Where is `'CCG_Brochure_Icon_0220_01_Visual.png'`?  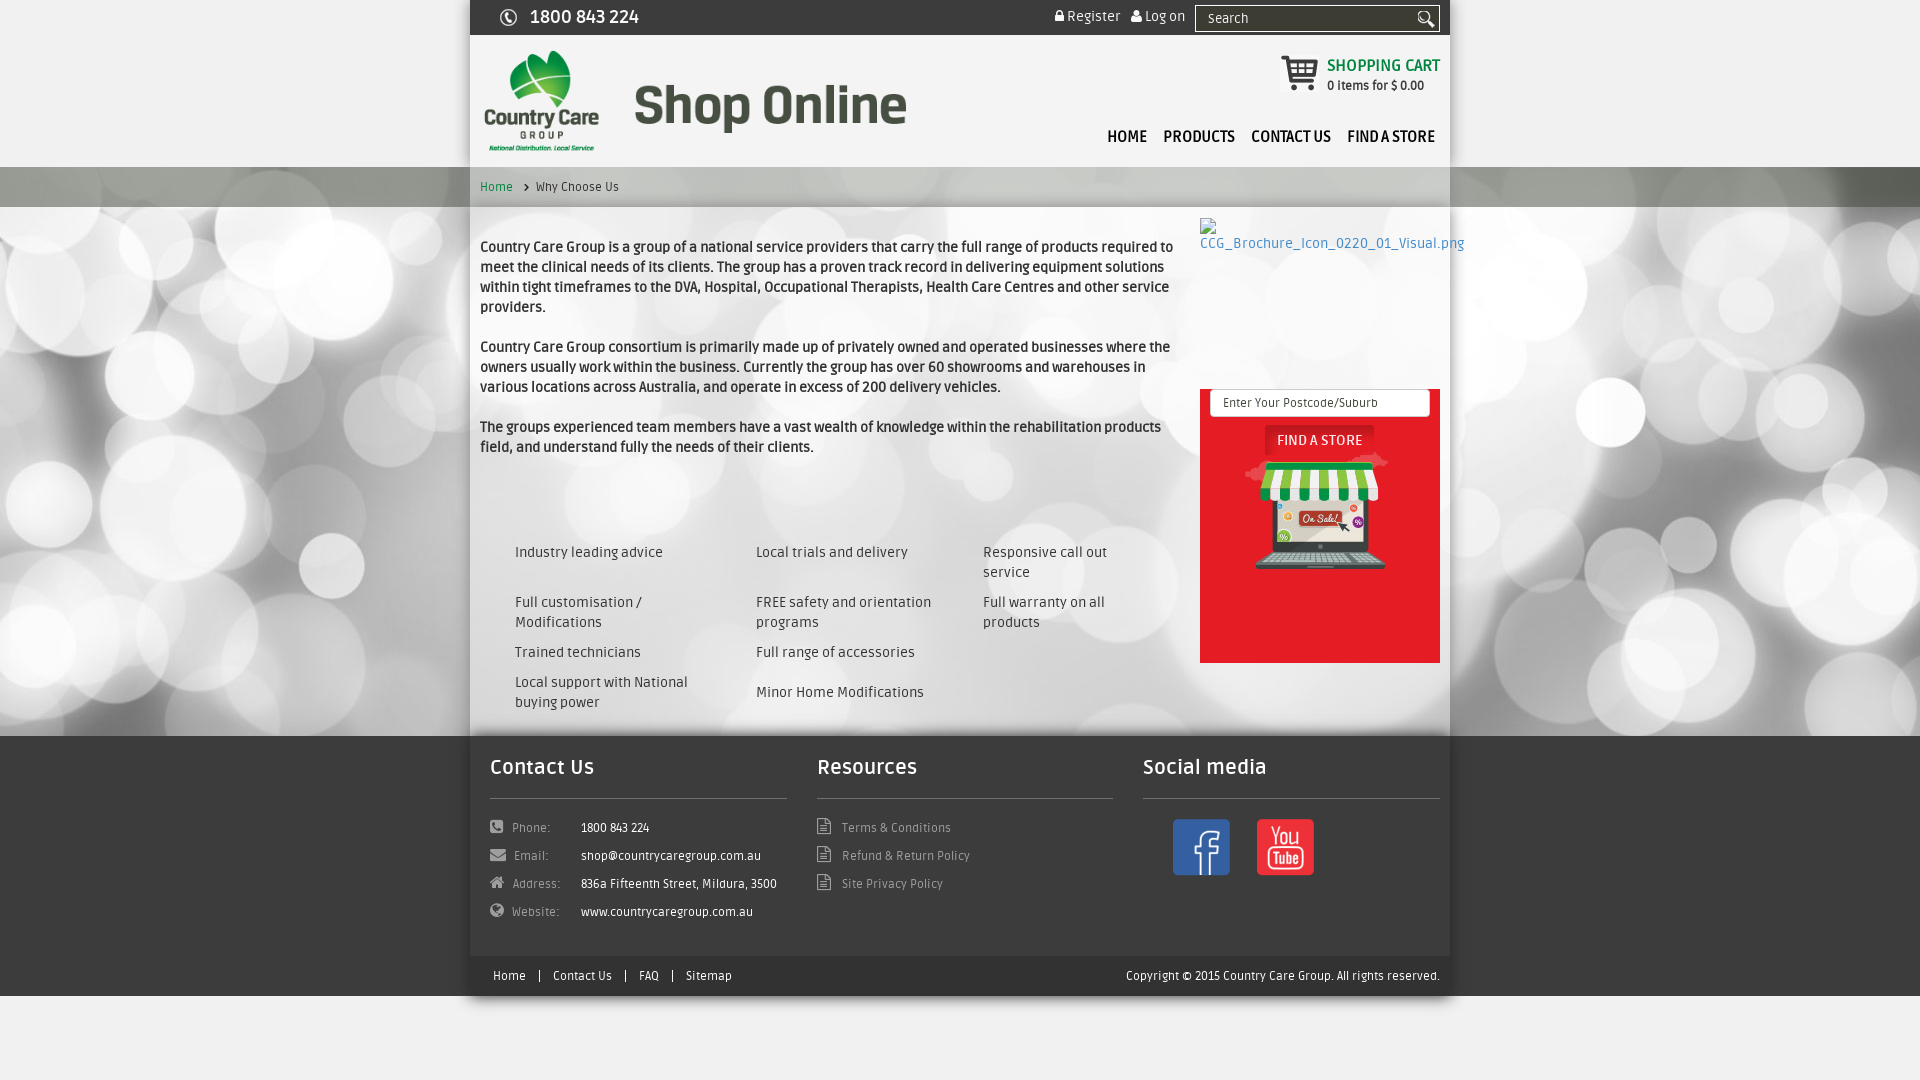
'CCG_Brochure_Icon_0220_01_Visual.png' is located at coordinates (1200, 234).